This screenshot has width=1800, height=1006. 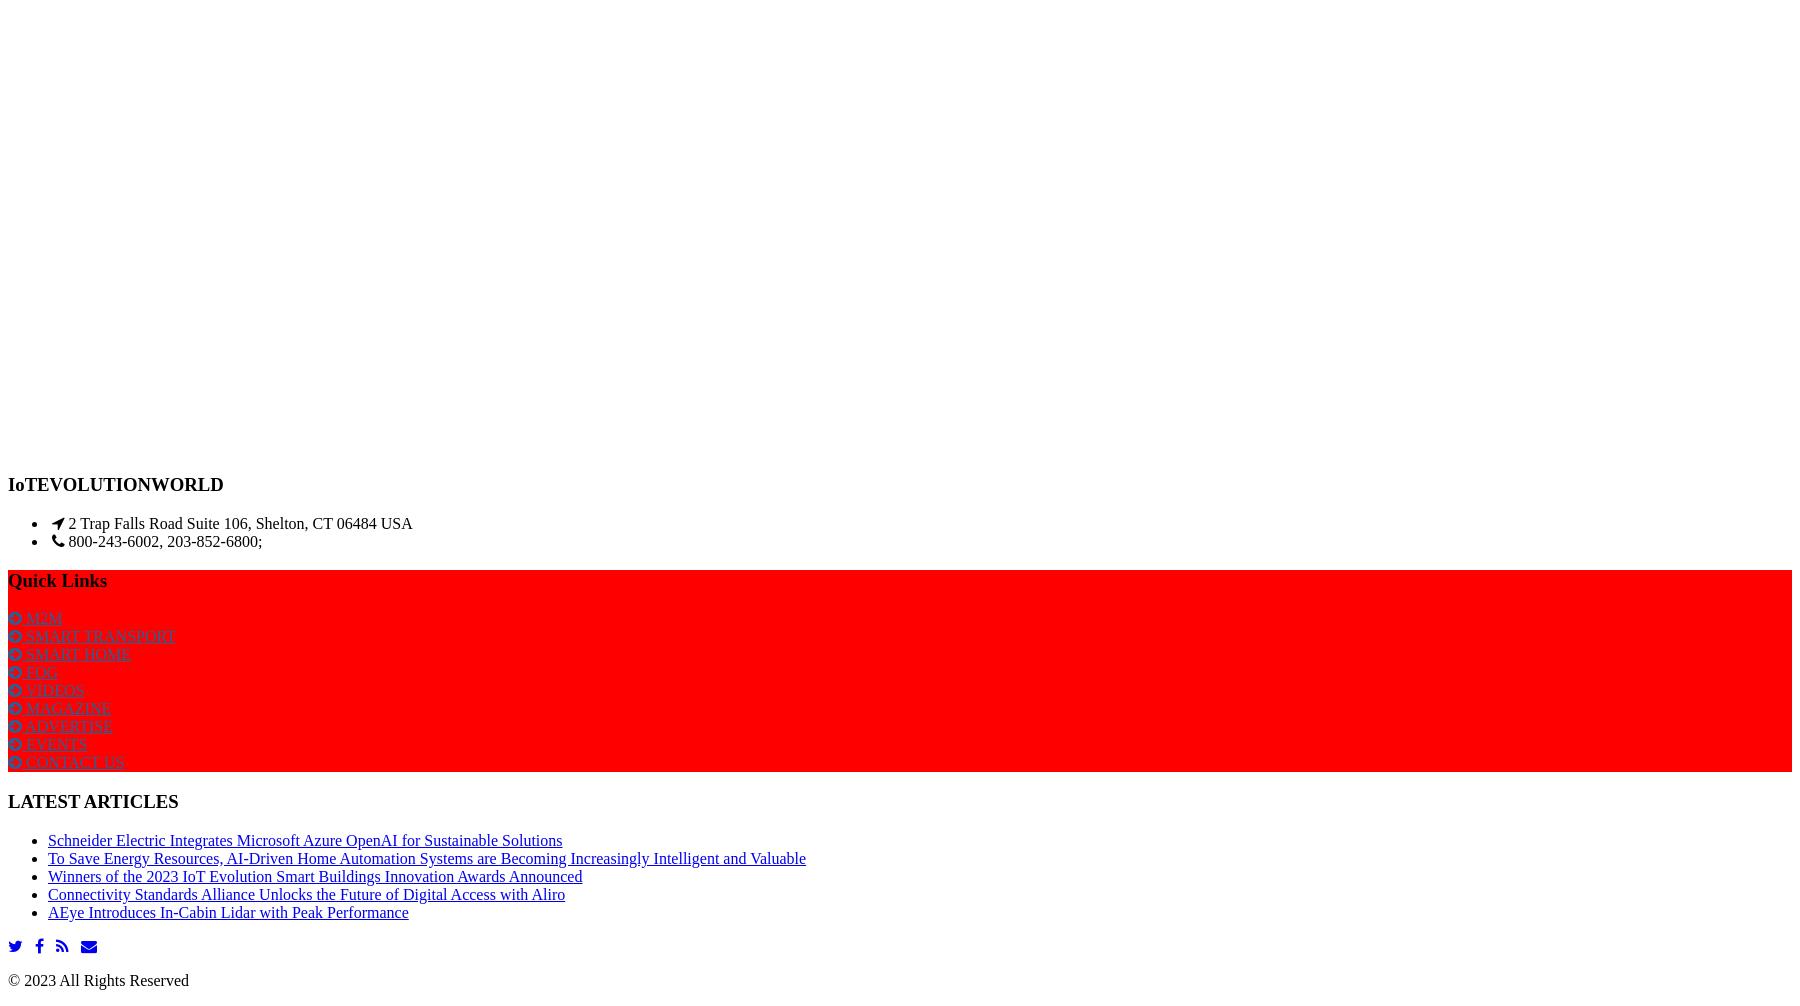 I want to click on 'Winners of the 2023 IoT Evolution Smart Buildings Innovation Awards Announced', so click(x=314, y=874).